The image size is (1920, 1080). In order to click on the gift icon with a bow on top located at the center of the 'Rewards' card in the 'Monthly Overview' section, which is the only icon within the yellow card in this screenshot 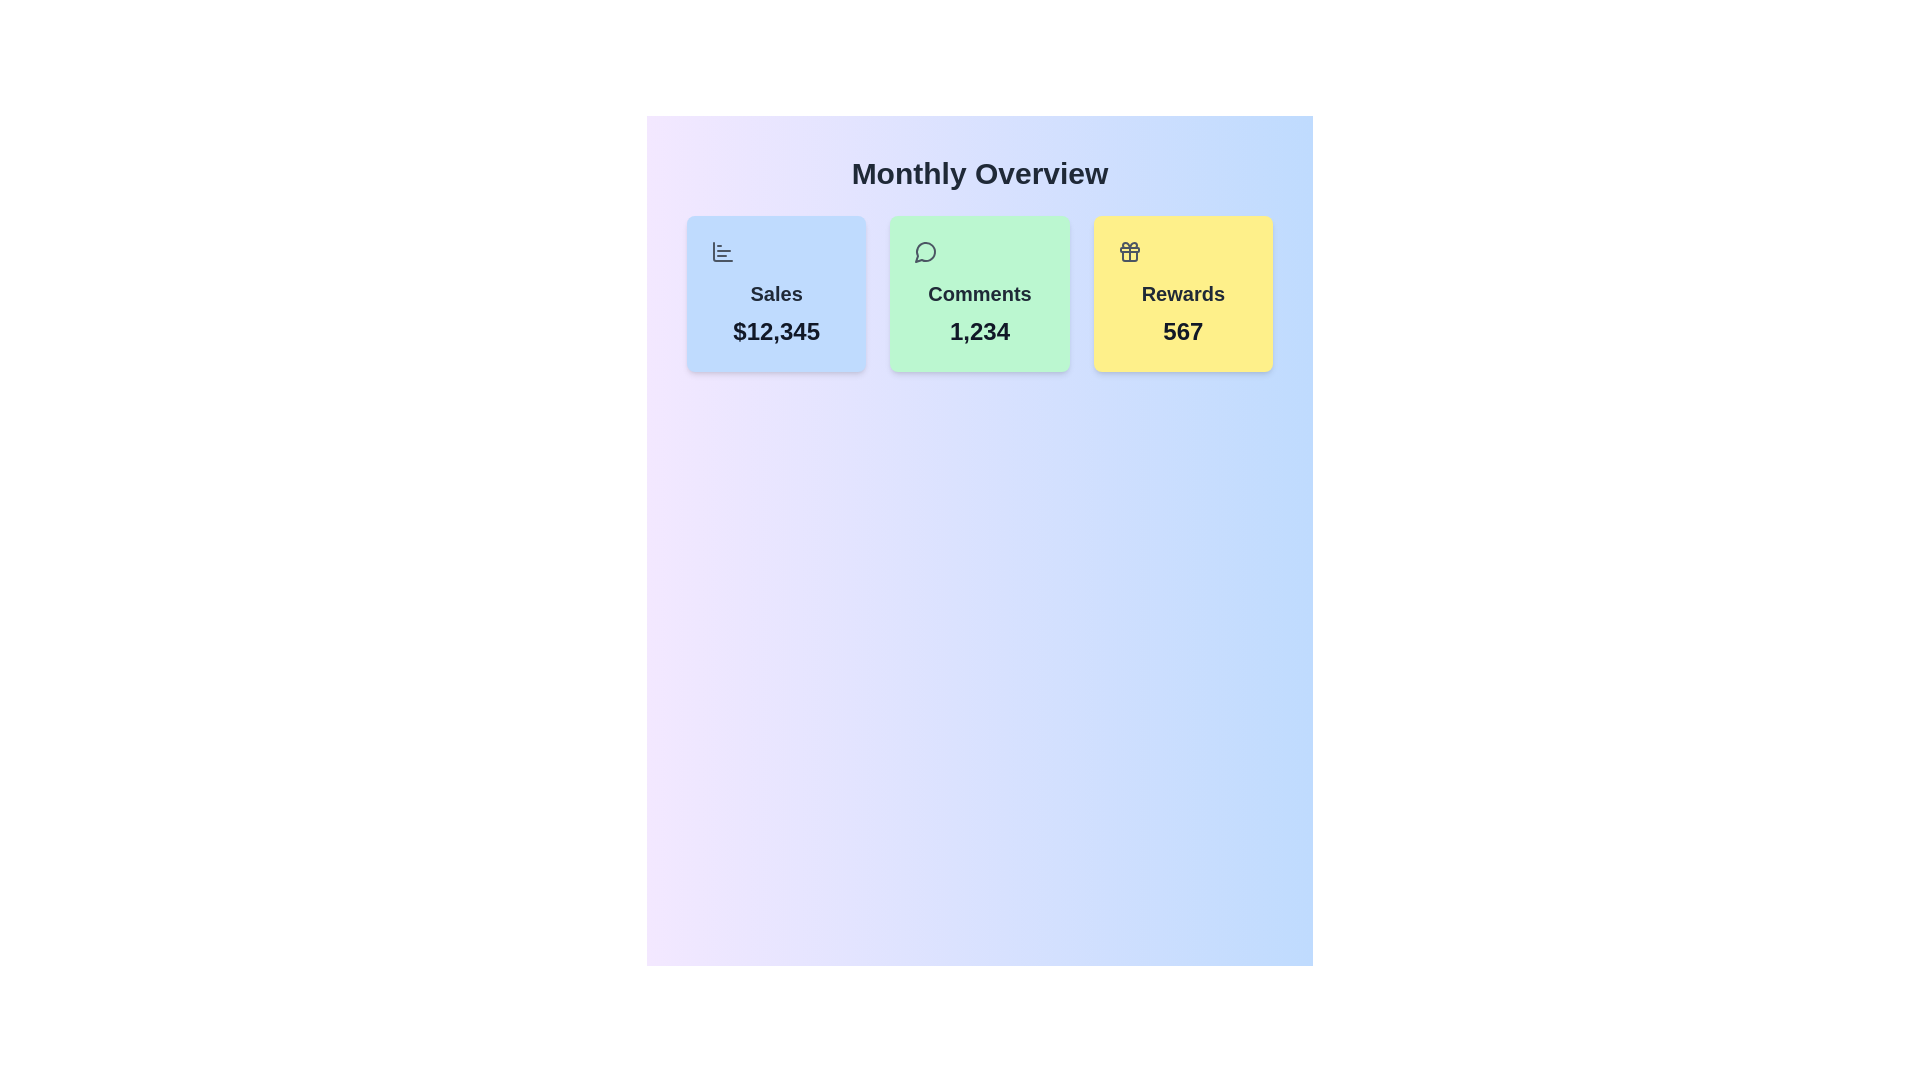, I will do `click(1129, 250)`.